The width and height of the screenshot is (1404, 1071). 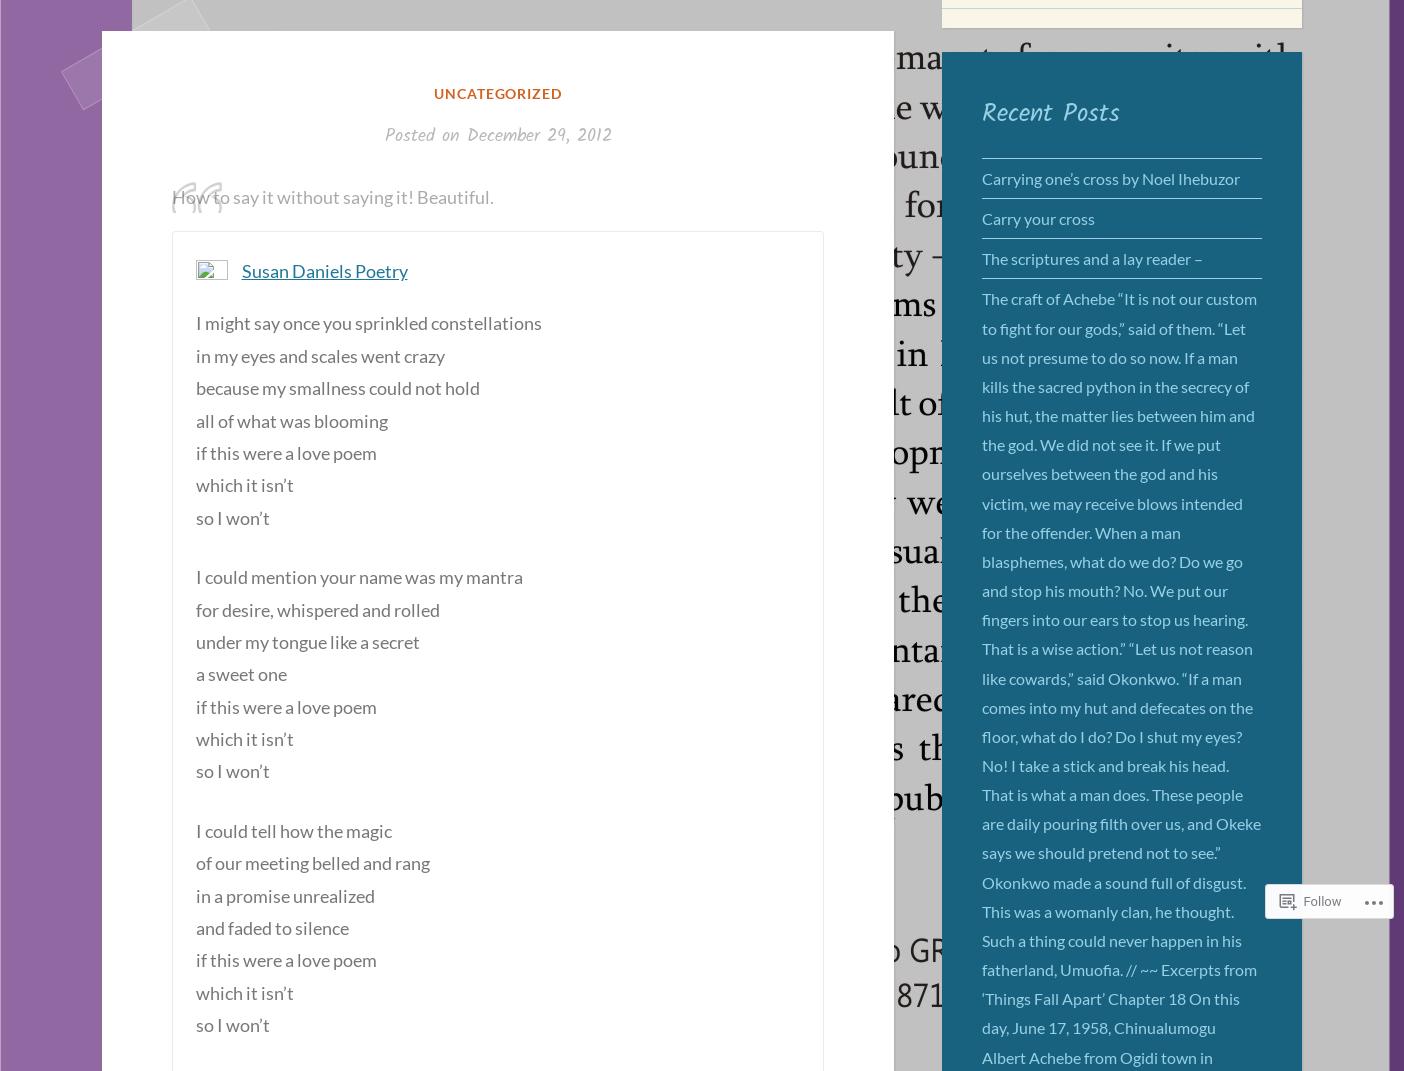 I want to click on 'and faded to silence', so click(x=272, y=927).